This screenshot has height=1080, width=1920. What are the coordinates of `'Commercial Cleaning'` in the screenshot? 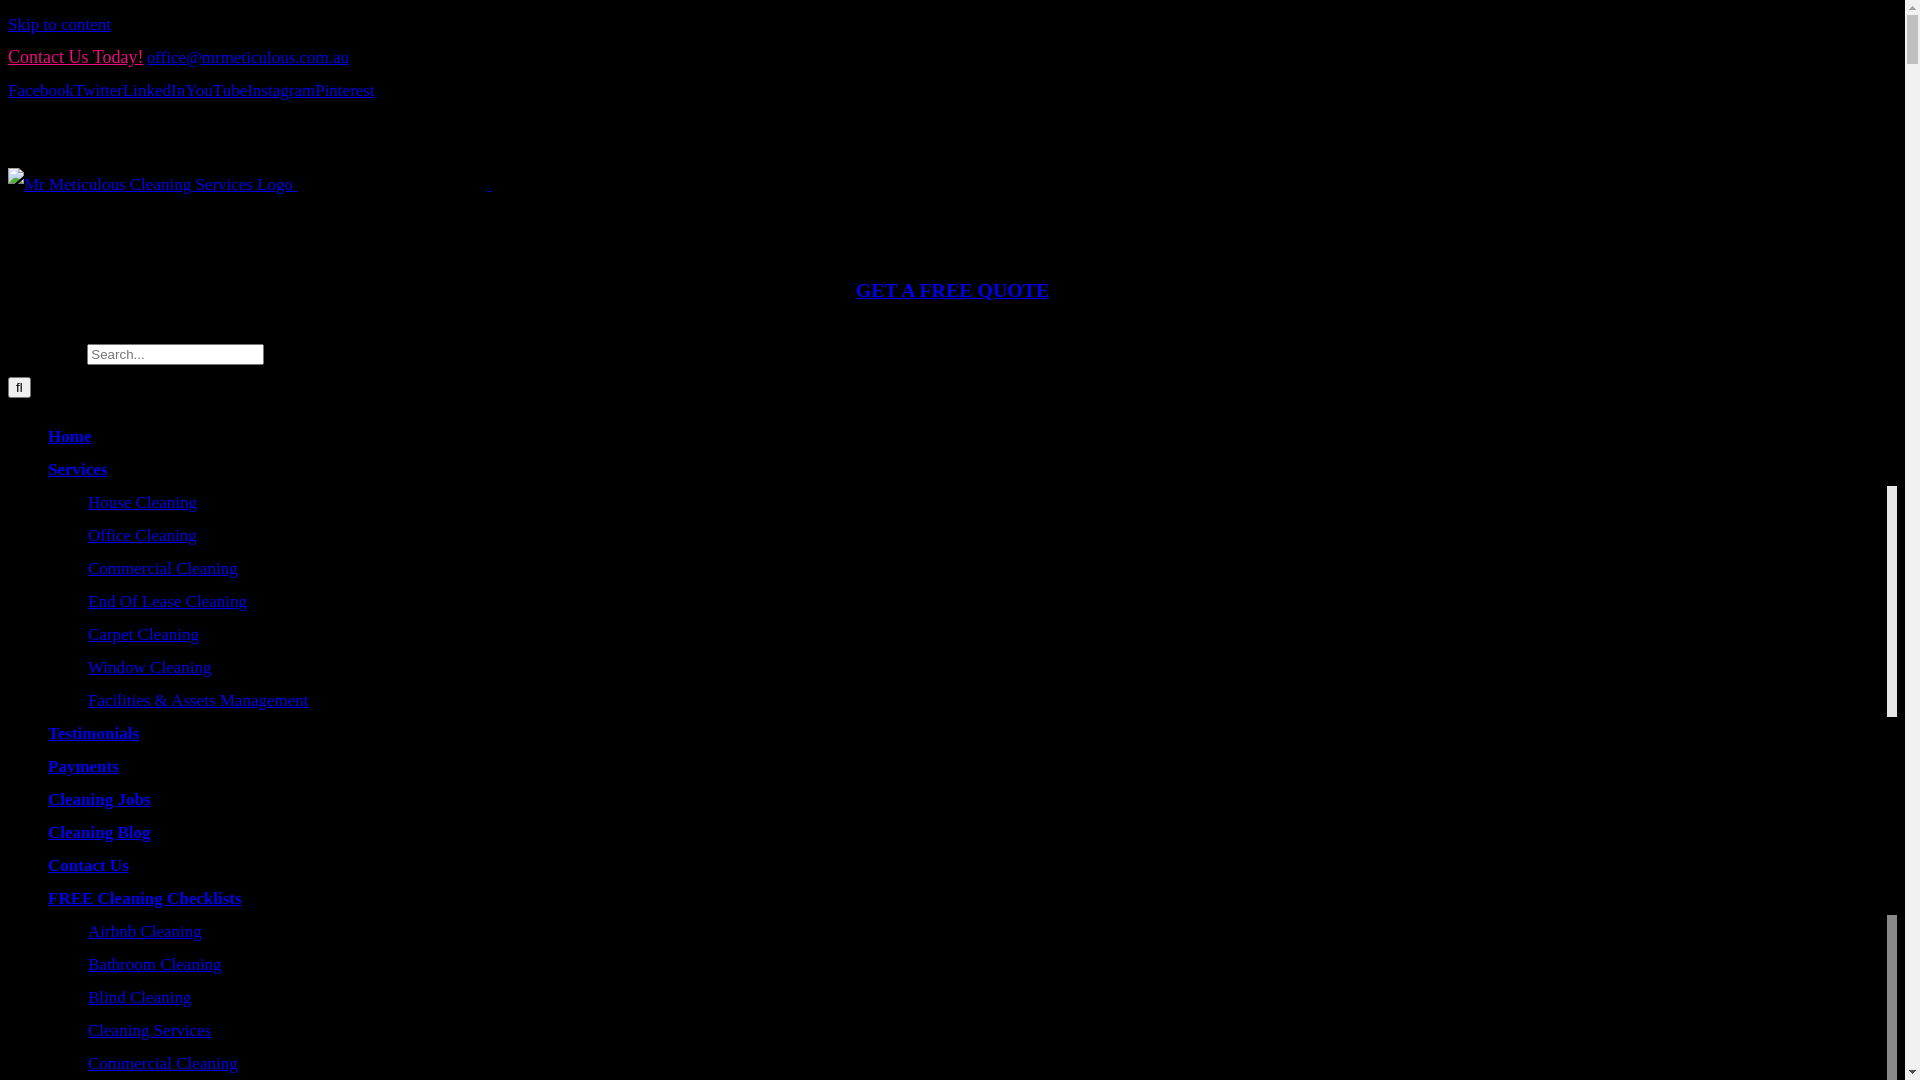 It's located at (163, 568).